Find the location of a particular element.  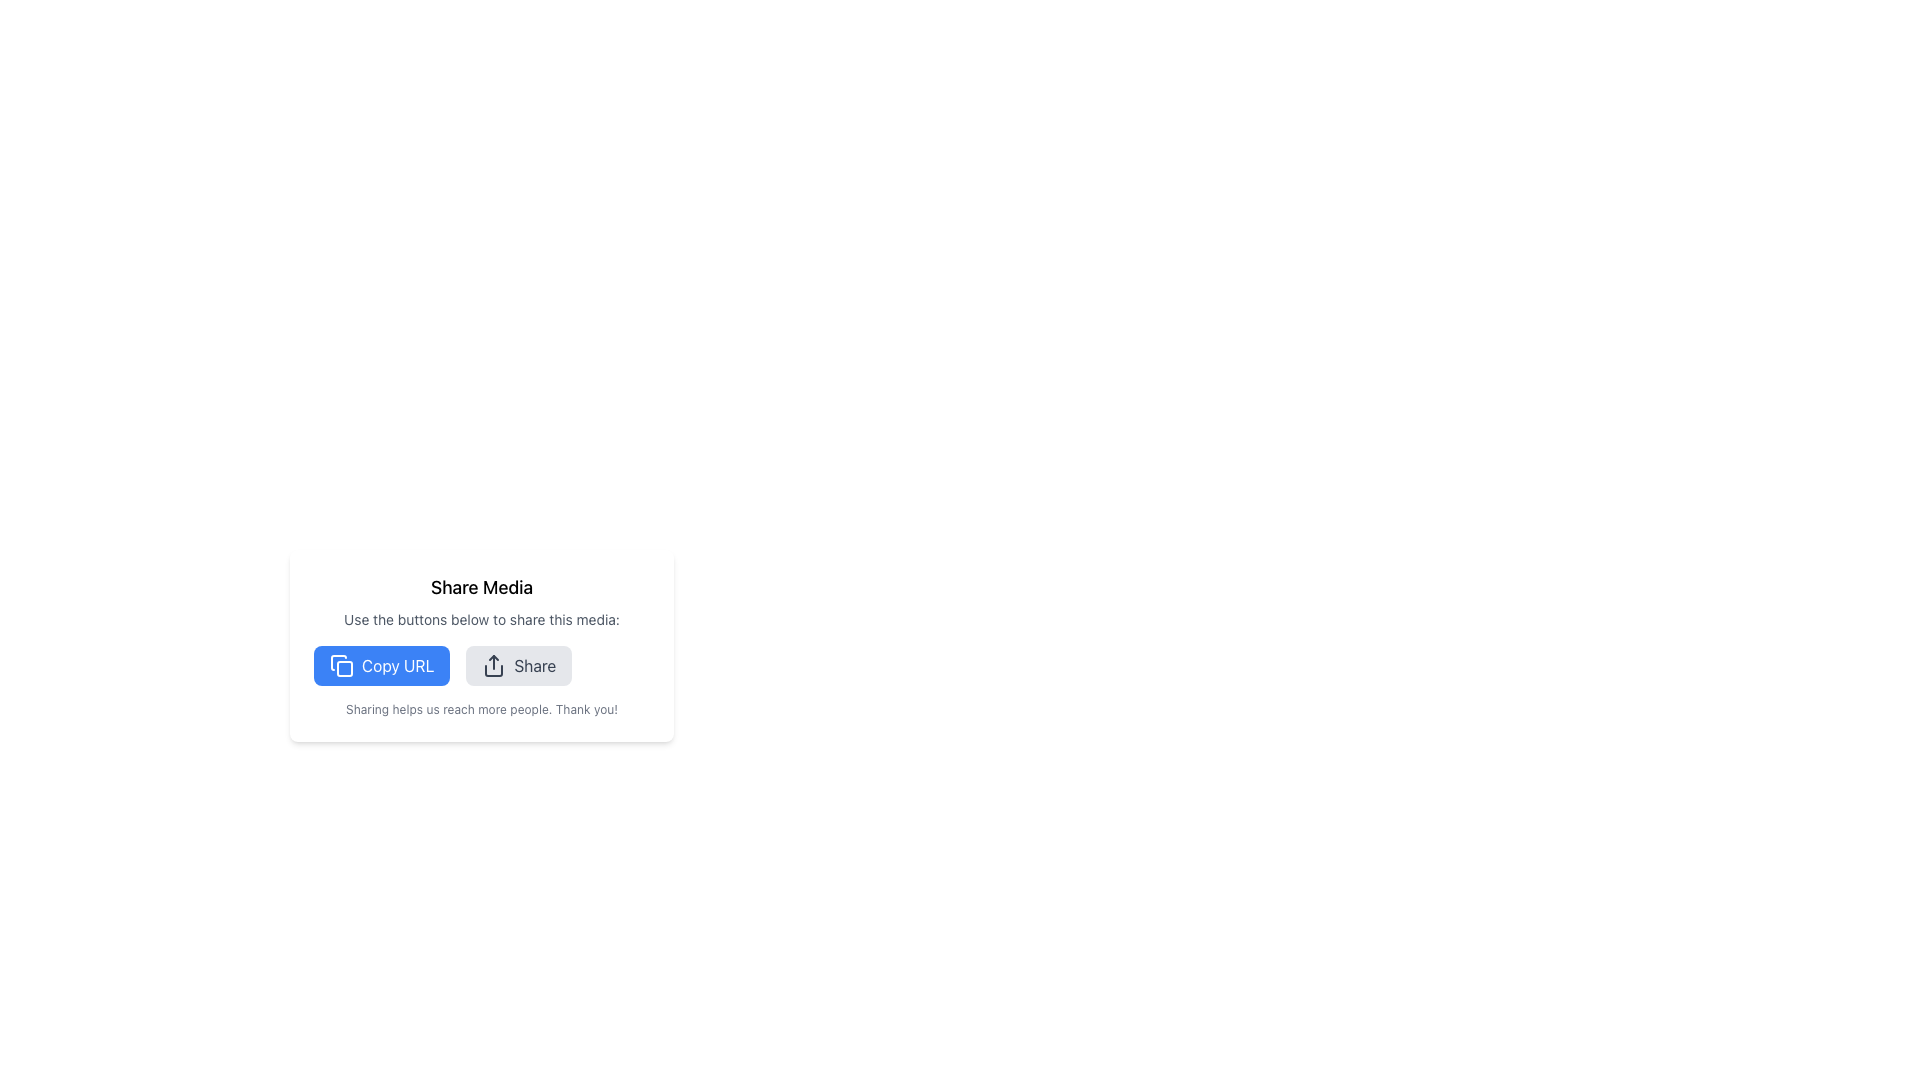

the 'Copy URL' button, which is a rectangular button with a blue background, white rounded corners, and an icon of overlapping squares on the left with the label 'Copy URL' in white text on the right, located towards the bottom center of the page is located at coordinates (382, 666).